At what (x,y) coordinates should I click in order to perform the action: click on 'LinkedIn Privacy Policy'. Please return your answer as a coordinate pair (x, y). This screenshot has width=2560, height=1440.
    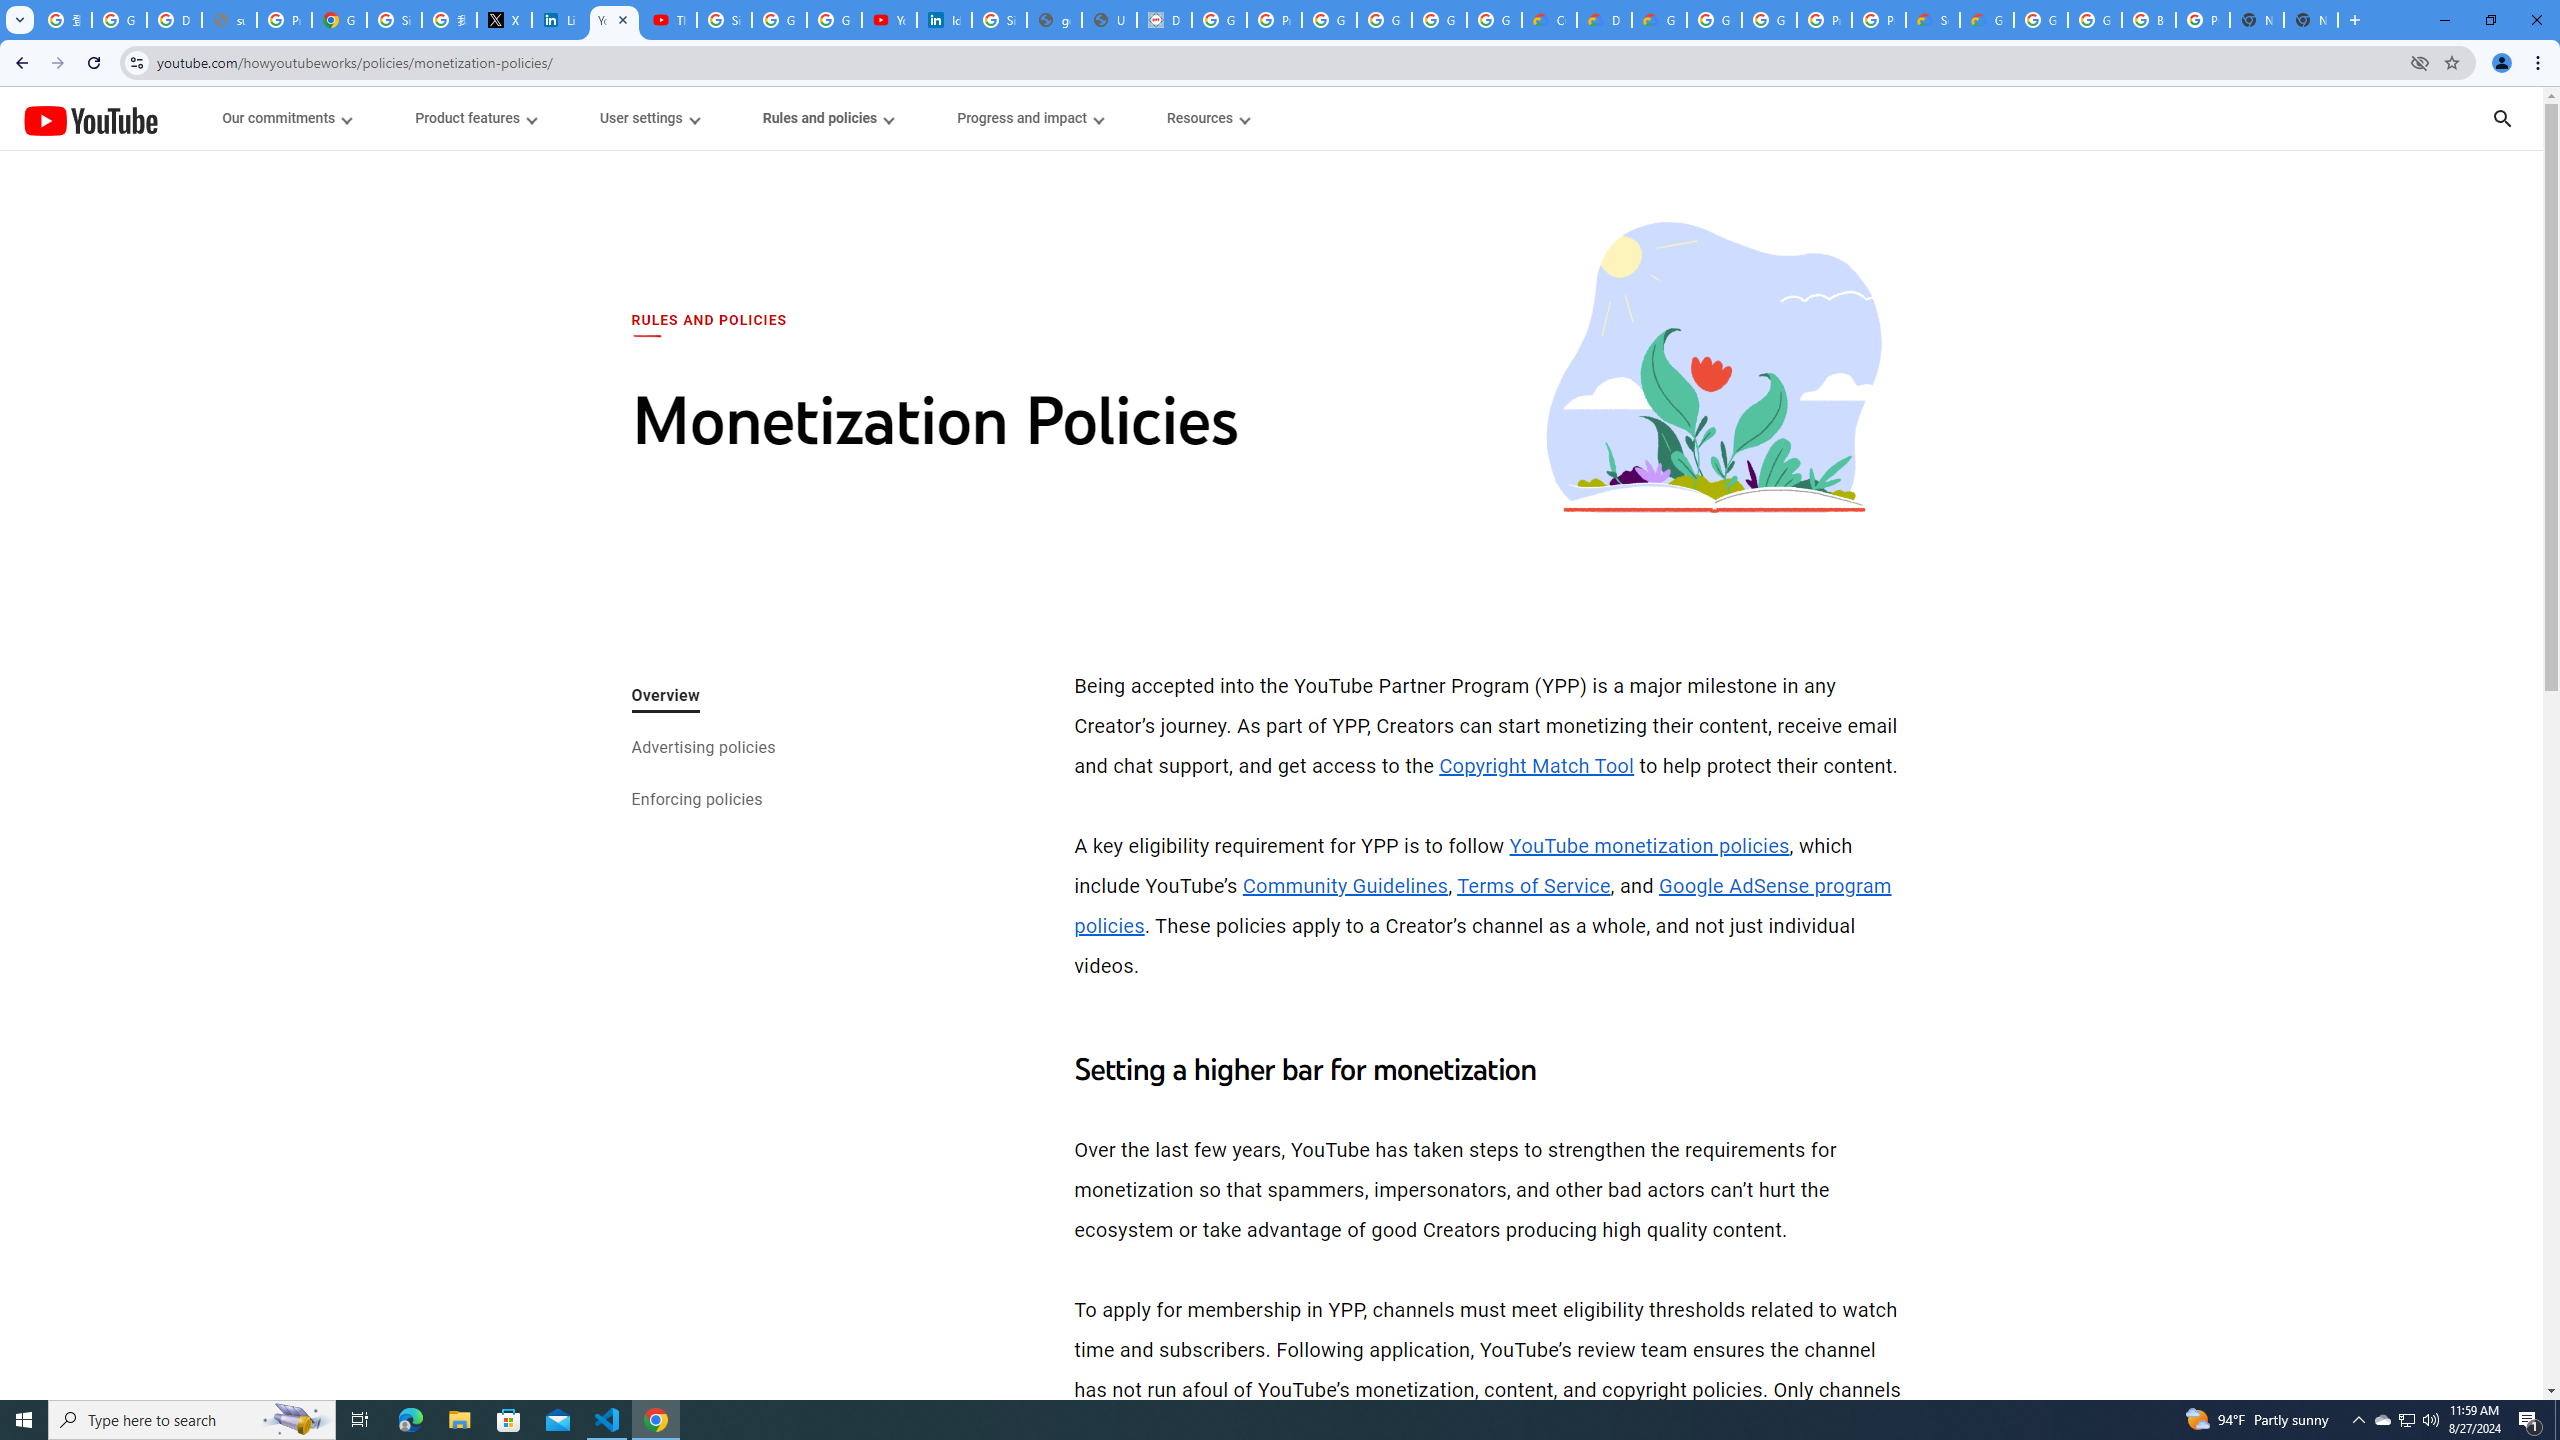
    Looking at the image, I should click on (558, 19).